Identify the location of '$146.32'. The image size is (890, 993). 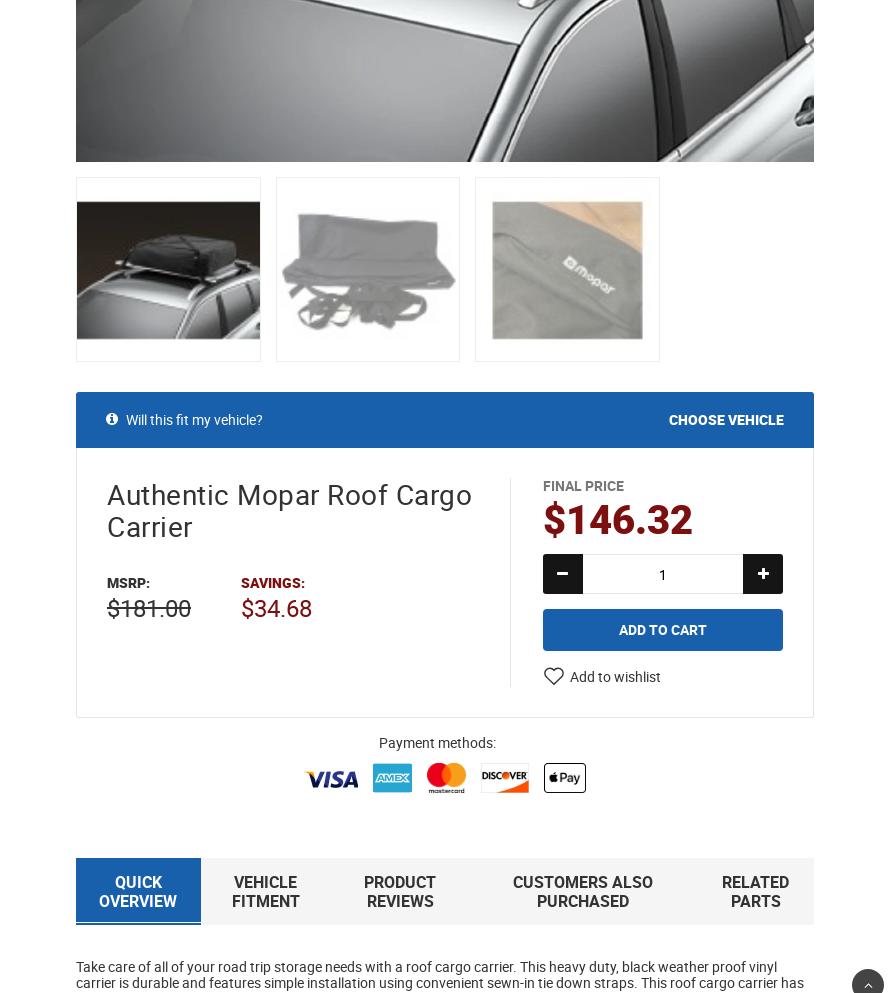
(617, 519).